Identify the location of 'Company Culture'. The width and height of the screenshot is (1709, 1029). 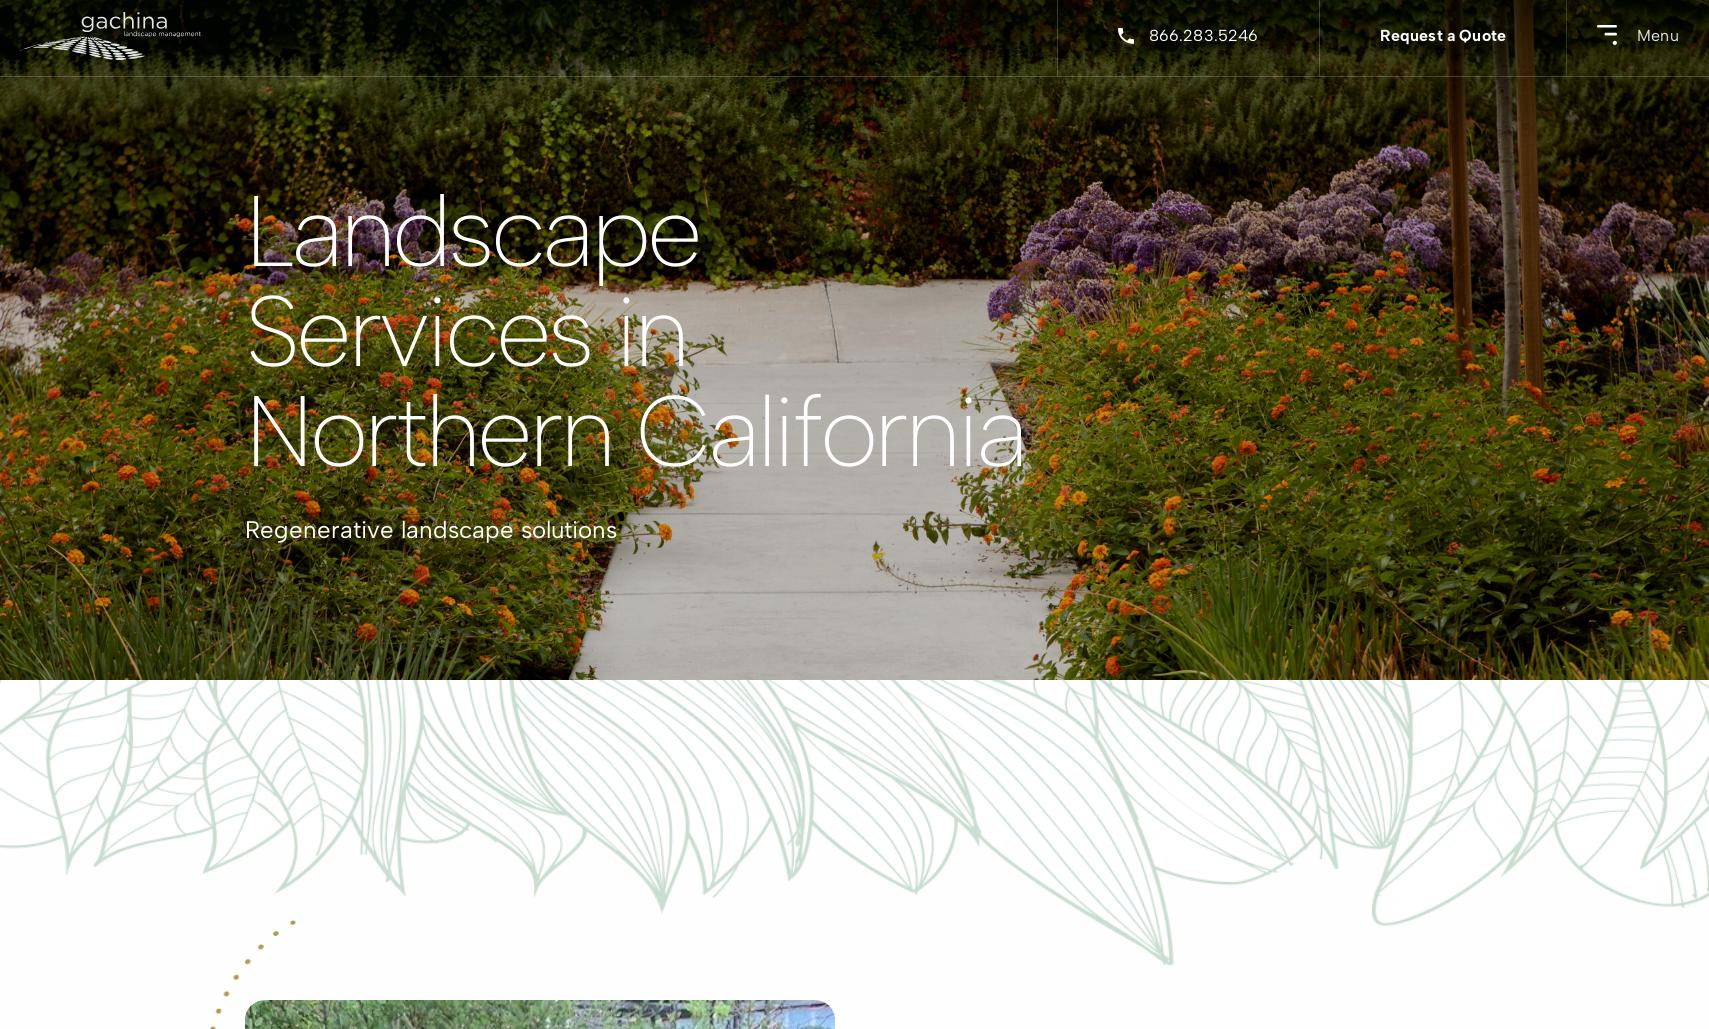
(847, 383).